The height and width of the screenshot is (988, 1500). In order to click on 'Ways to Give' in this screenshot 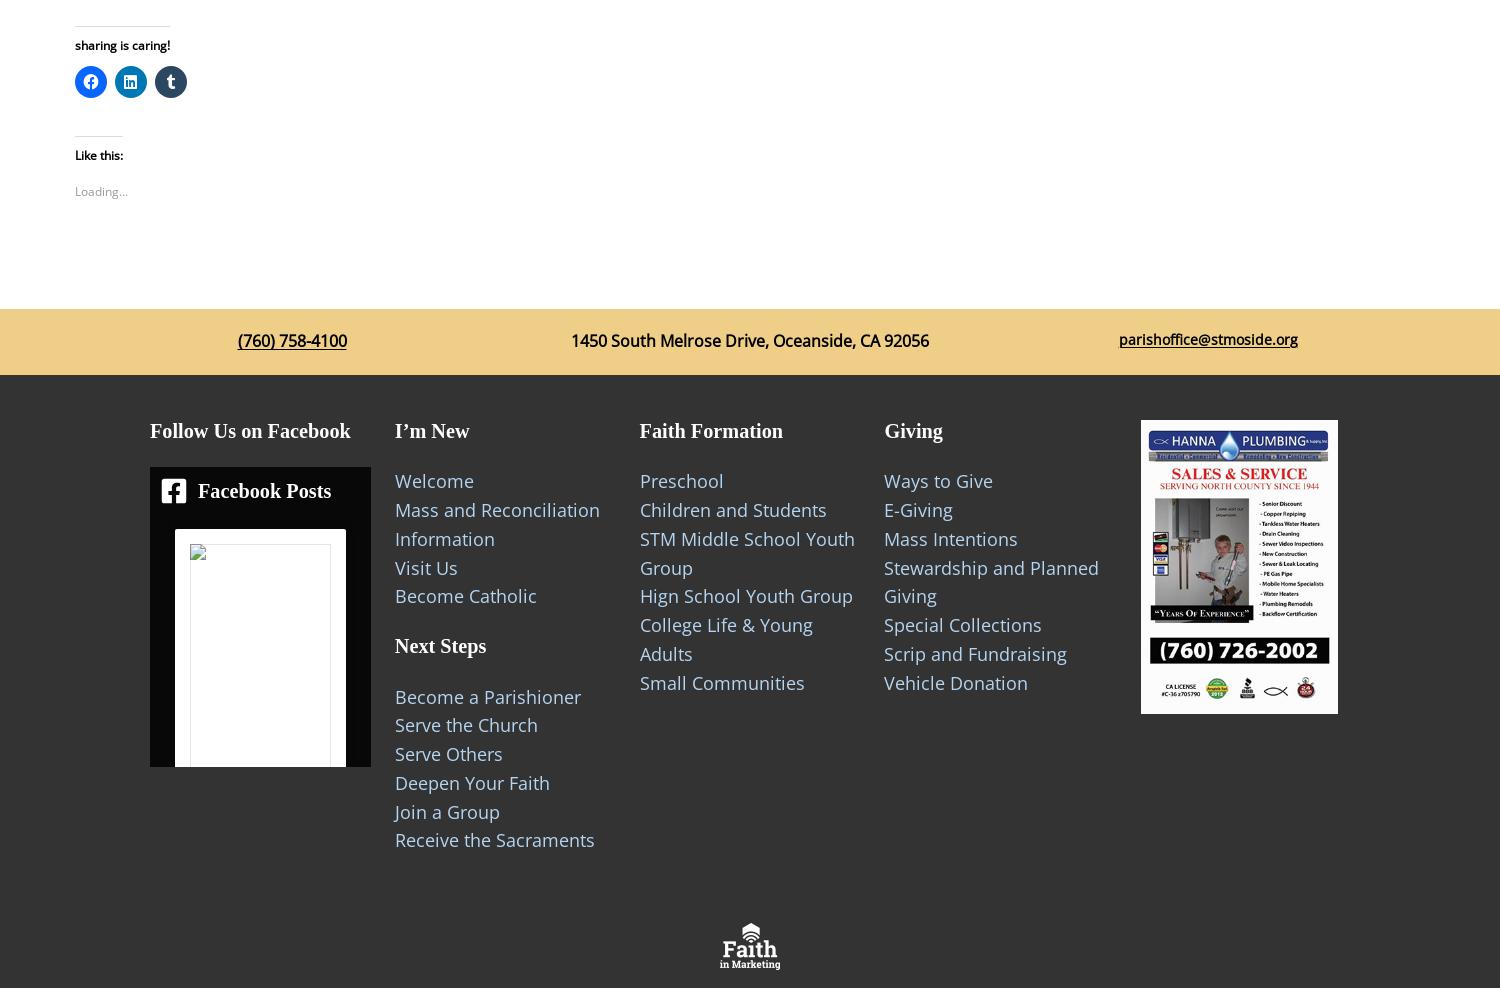, I will do `click(938, 480)`.